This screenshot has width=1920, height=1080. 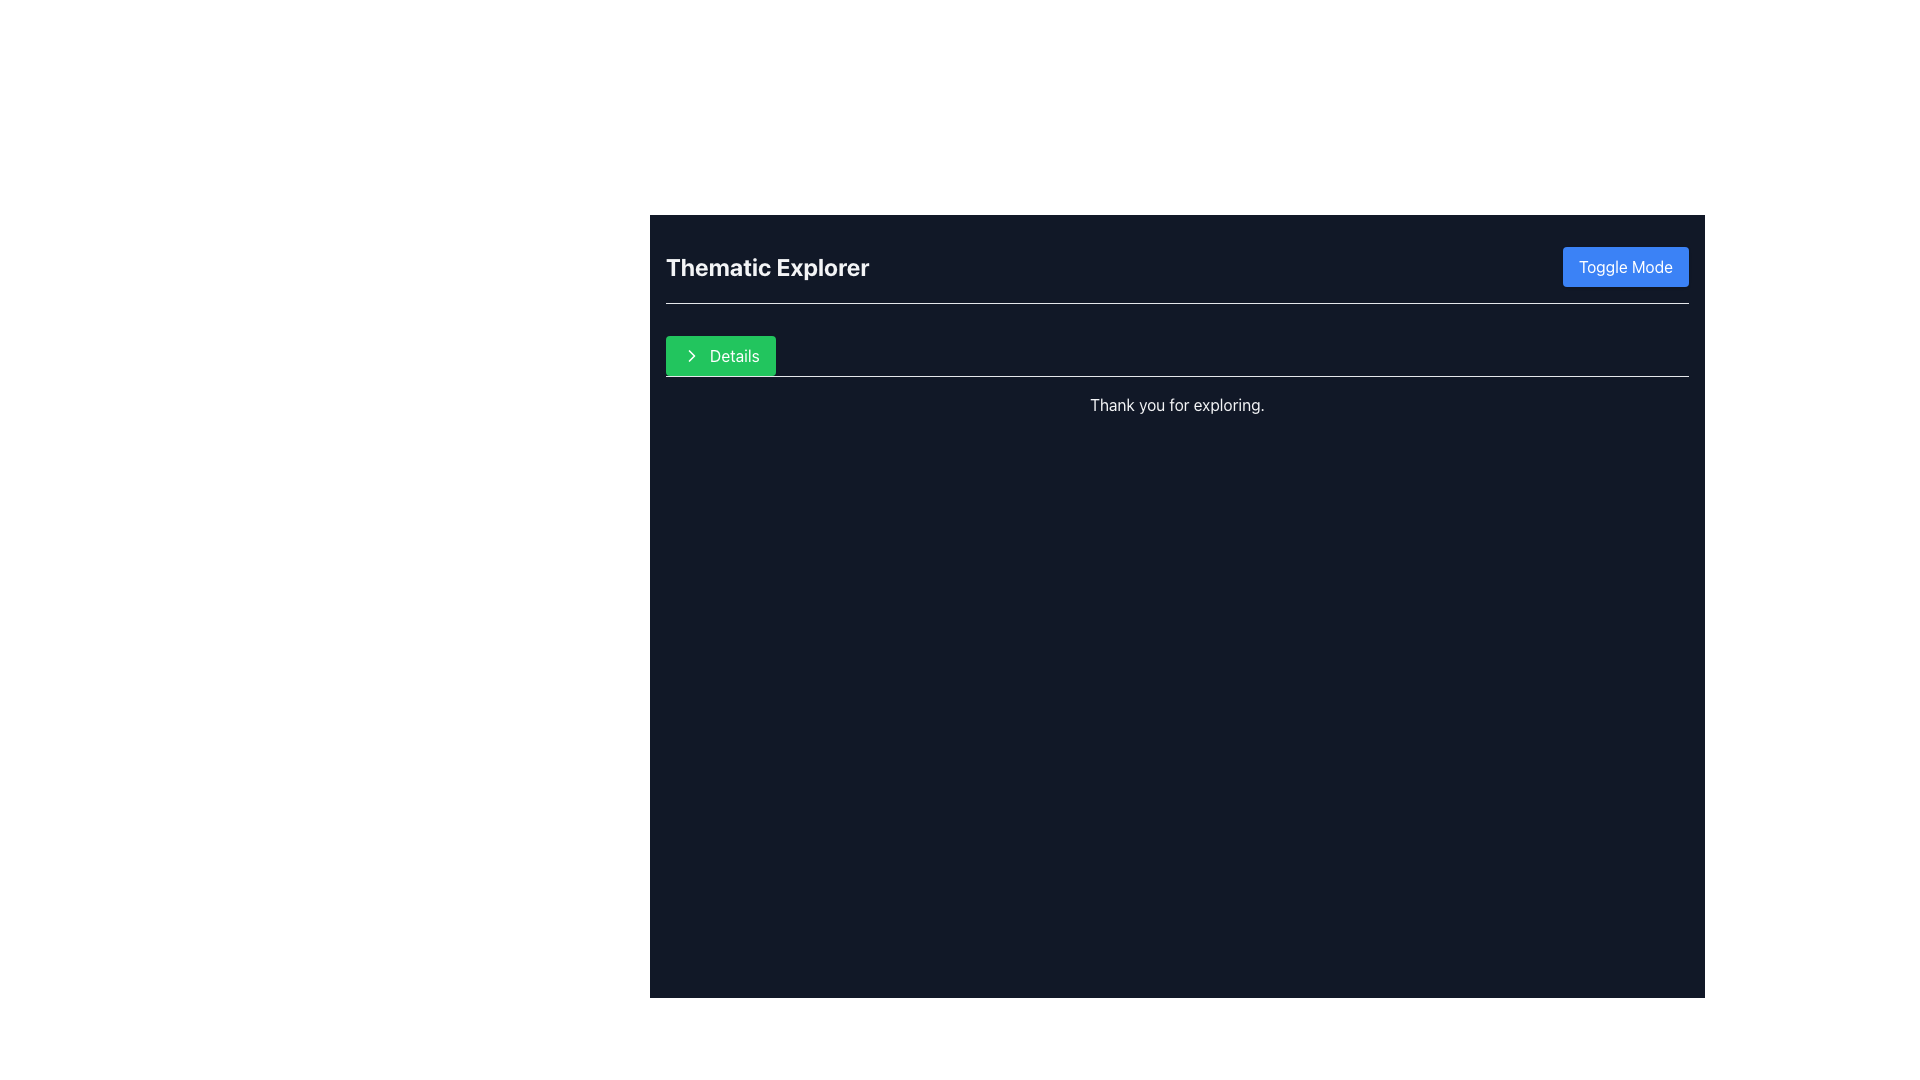 I want to click on the 'Toggle Mode' button, which is a rectangular button with rounded corners and a blue background located in the top-right section of the header bar, so click(x=1625, y=265).